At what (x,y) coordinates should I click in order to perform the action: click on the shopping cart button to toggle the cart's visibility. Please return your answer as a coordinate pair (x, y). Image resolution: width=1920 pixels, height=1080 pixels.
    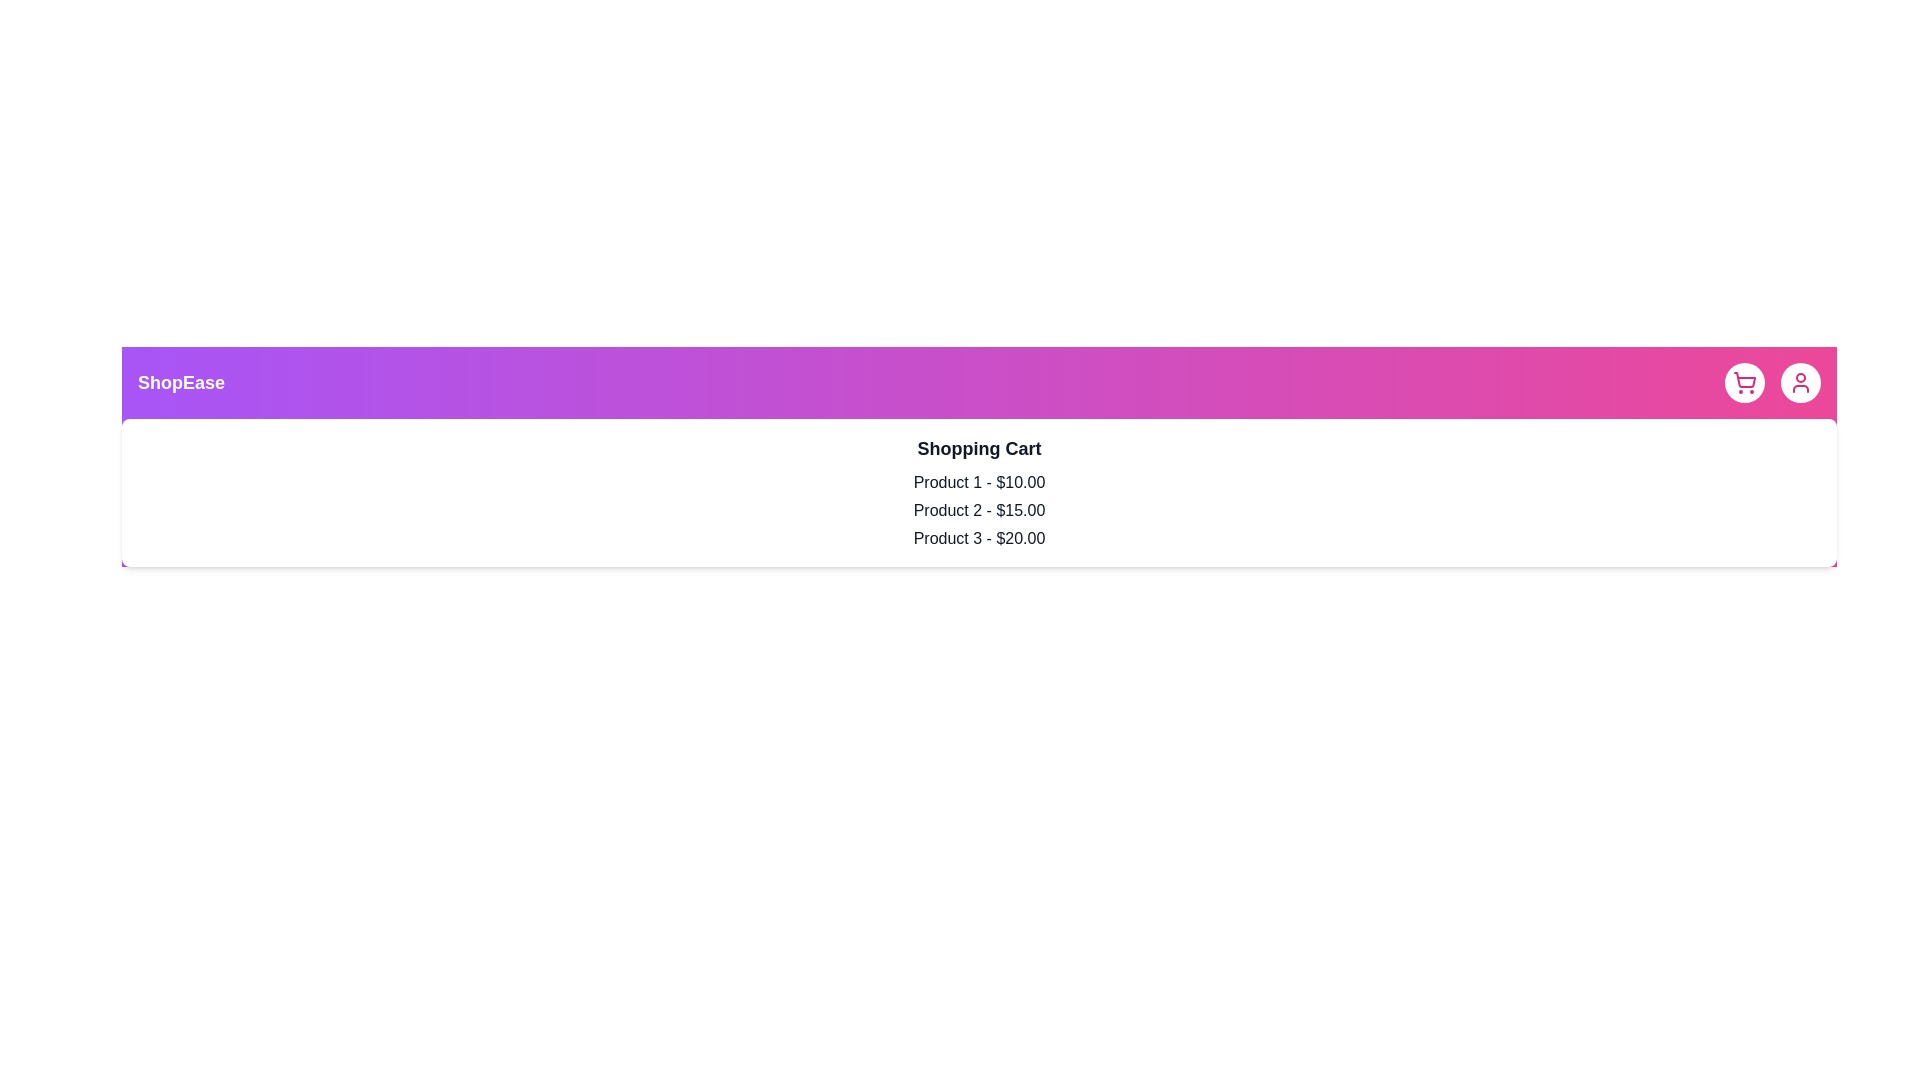
    Looking at the image, I should click on (1744, 382).